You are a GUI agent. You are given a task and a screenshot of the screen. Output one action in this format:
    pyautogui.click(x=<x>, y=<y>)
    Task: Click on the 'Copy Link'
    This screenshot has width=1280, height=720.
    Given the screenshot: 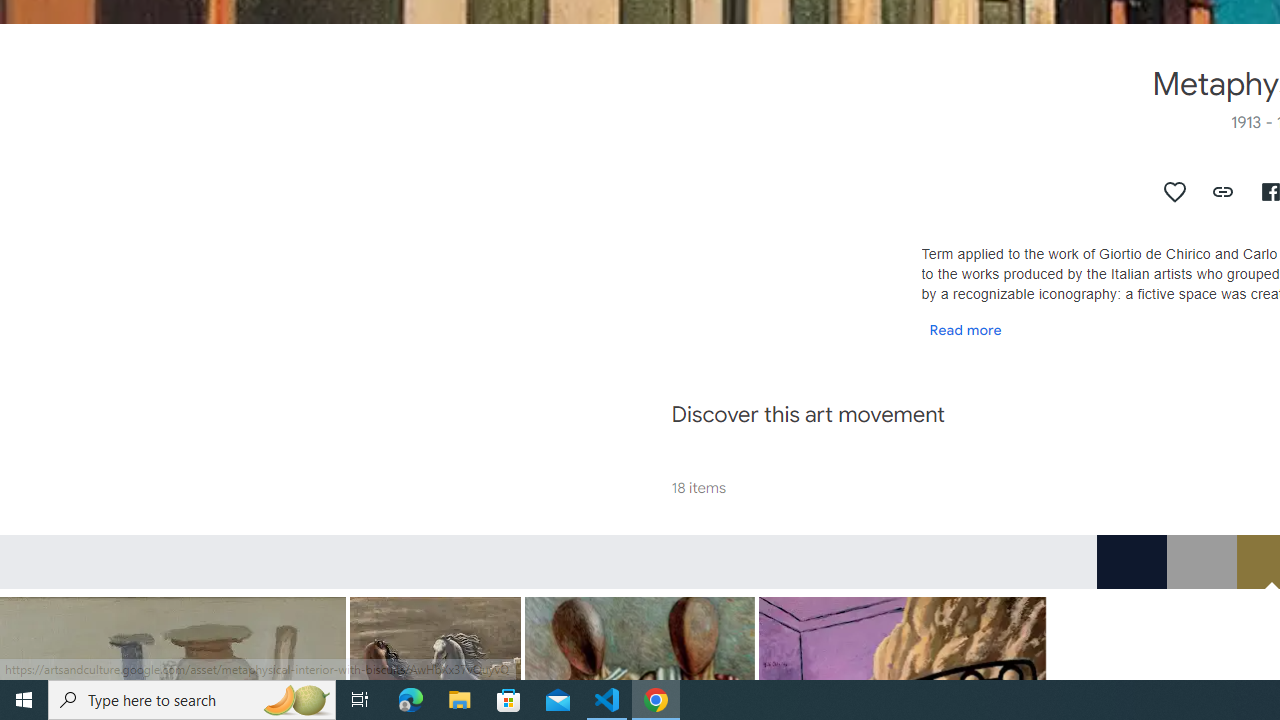 What is the action you would take?
    pyautogui.click(x=1222, y=191)
    